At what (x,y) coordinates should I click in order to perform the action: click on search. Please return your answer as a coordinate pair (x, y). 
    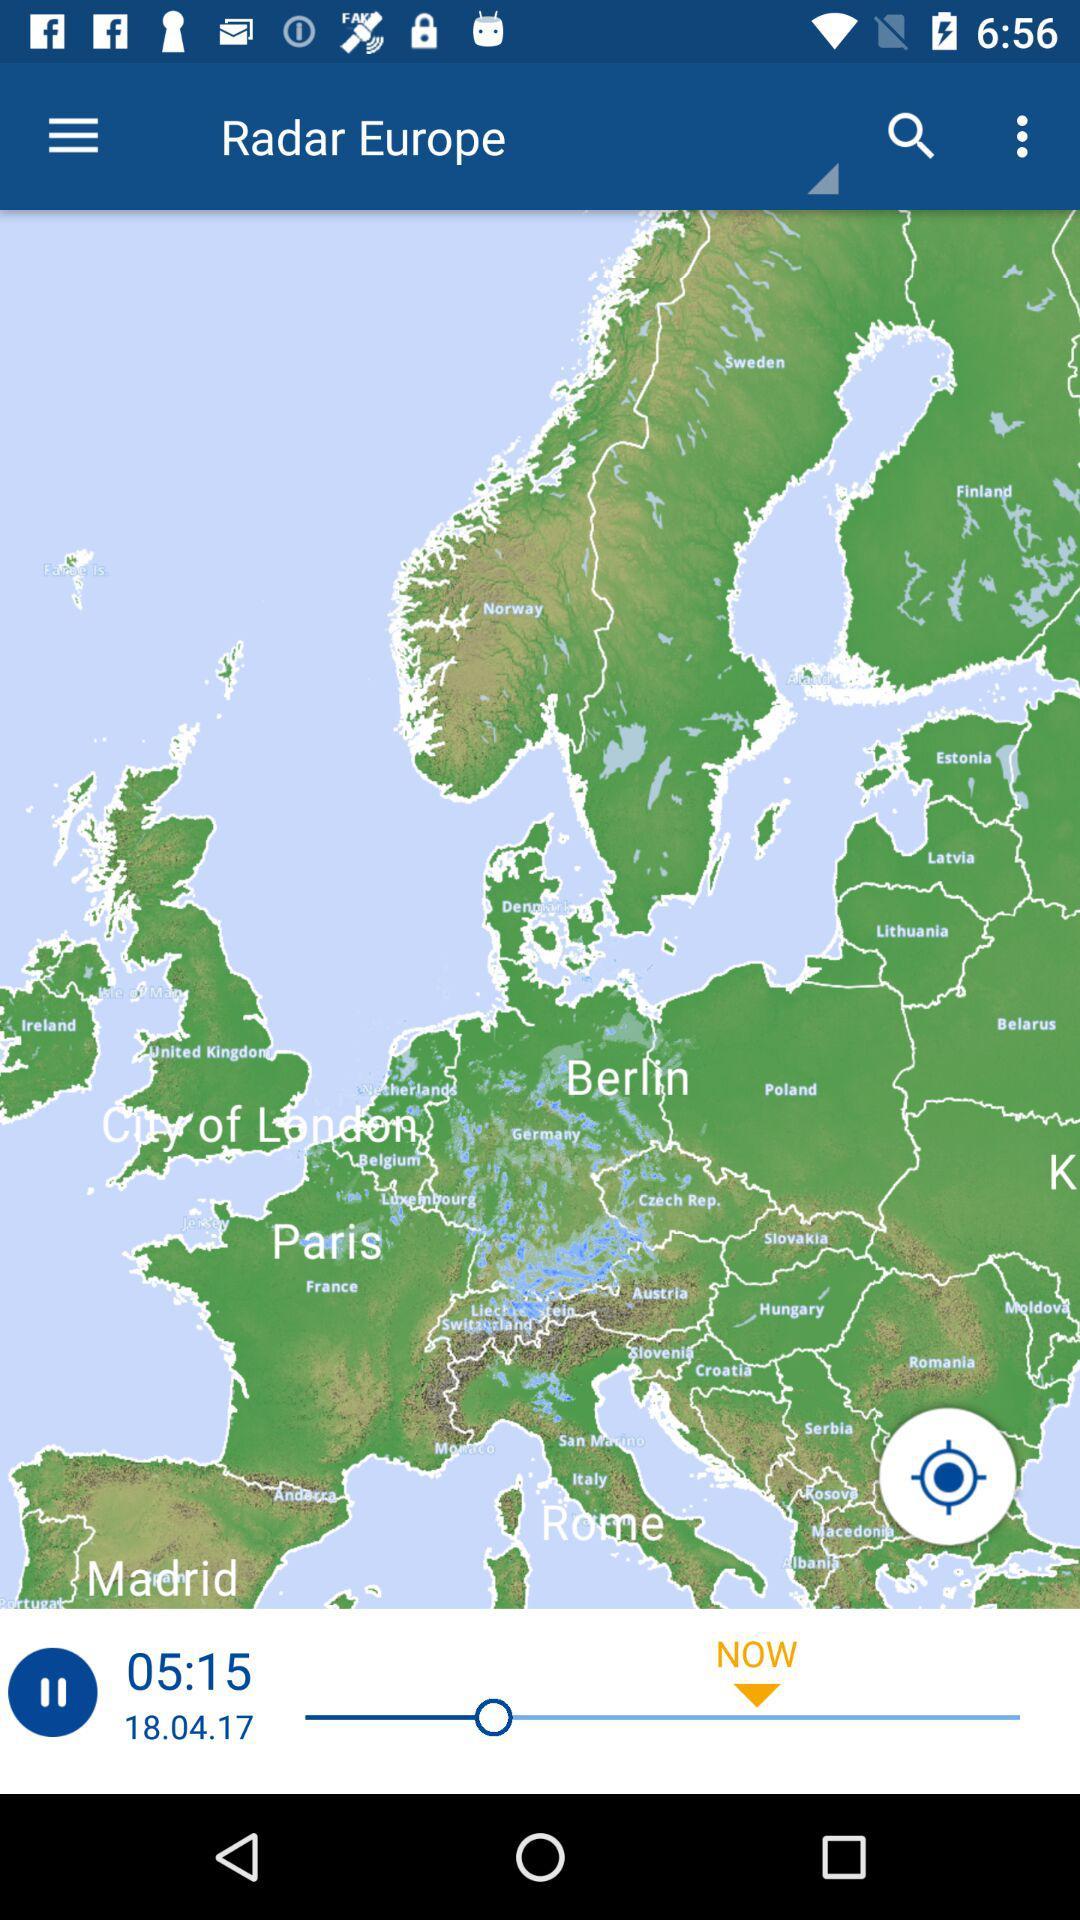
    Looking at the image, I should click on (947, 1477).